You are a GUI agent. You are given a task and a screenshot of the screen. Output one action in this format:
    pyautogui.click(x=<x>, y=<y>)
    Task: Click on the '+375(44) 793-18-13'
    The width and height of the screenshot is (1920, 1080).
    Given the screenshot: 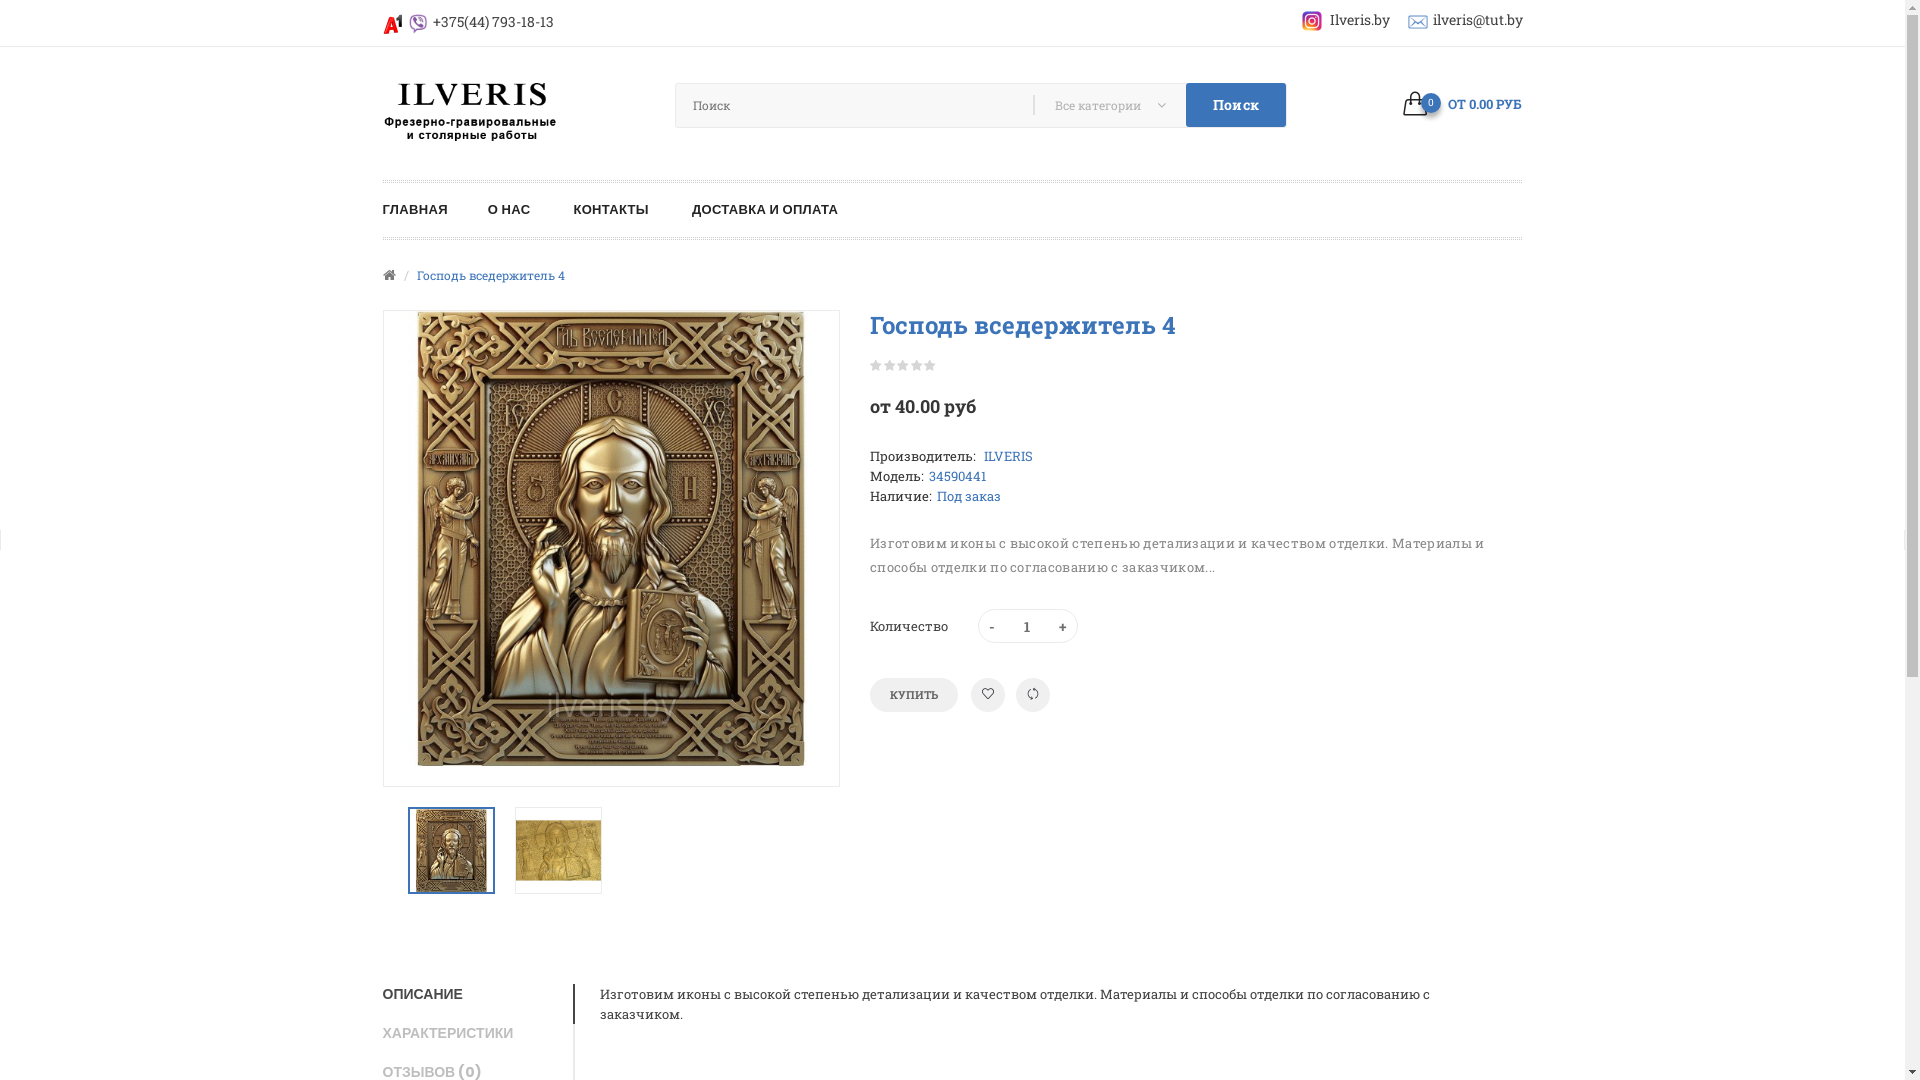 What is the action you would take?
    pyautogui.click(x=492, y=21)
    